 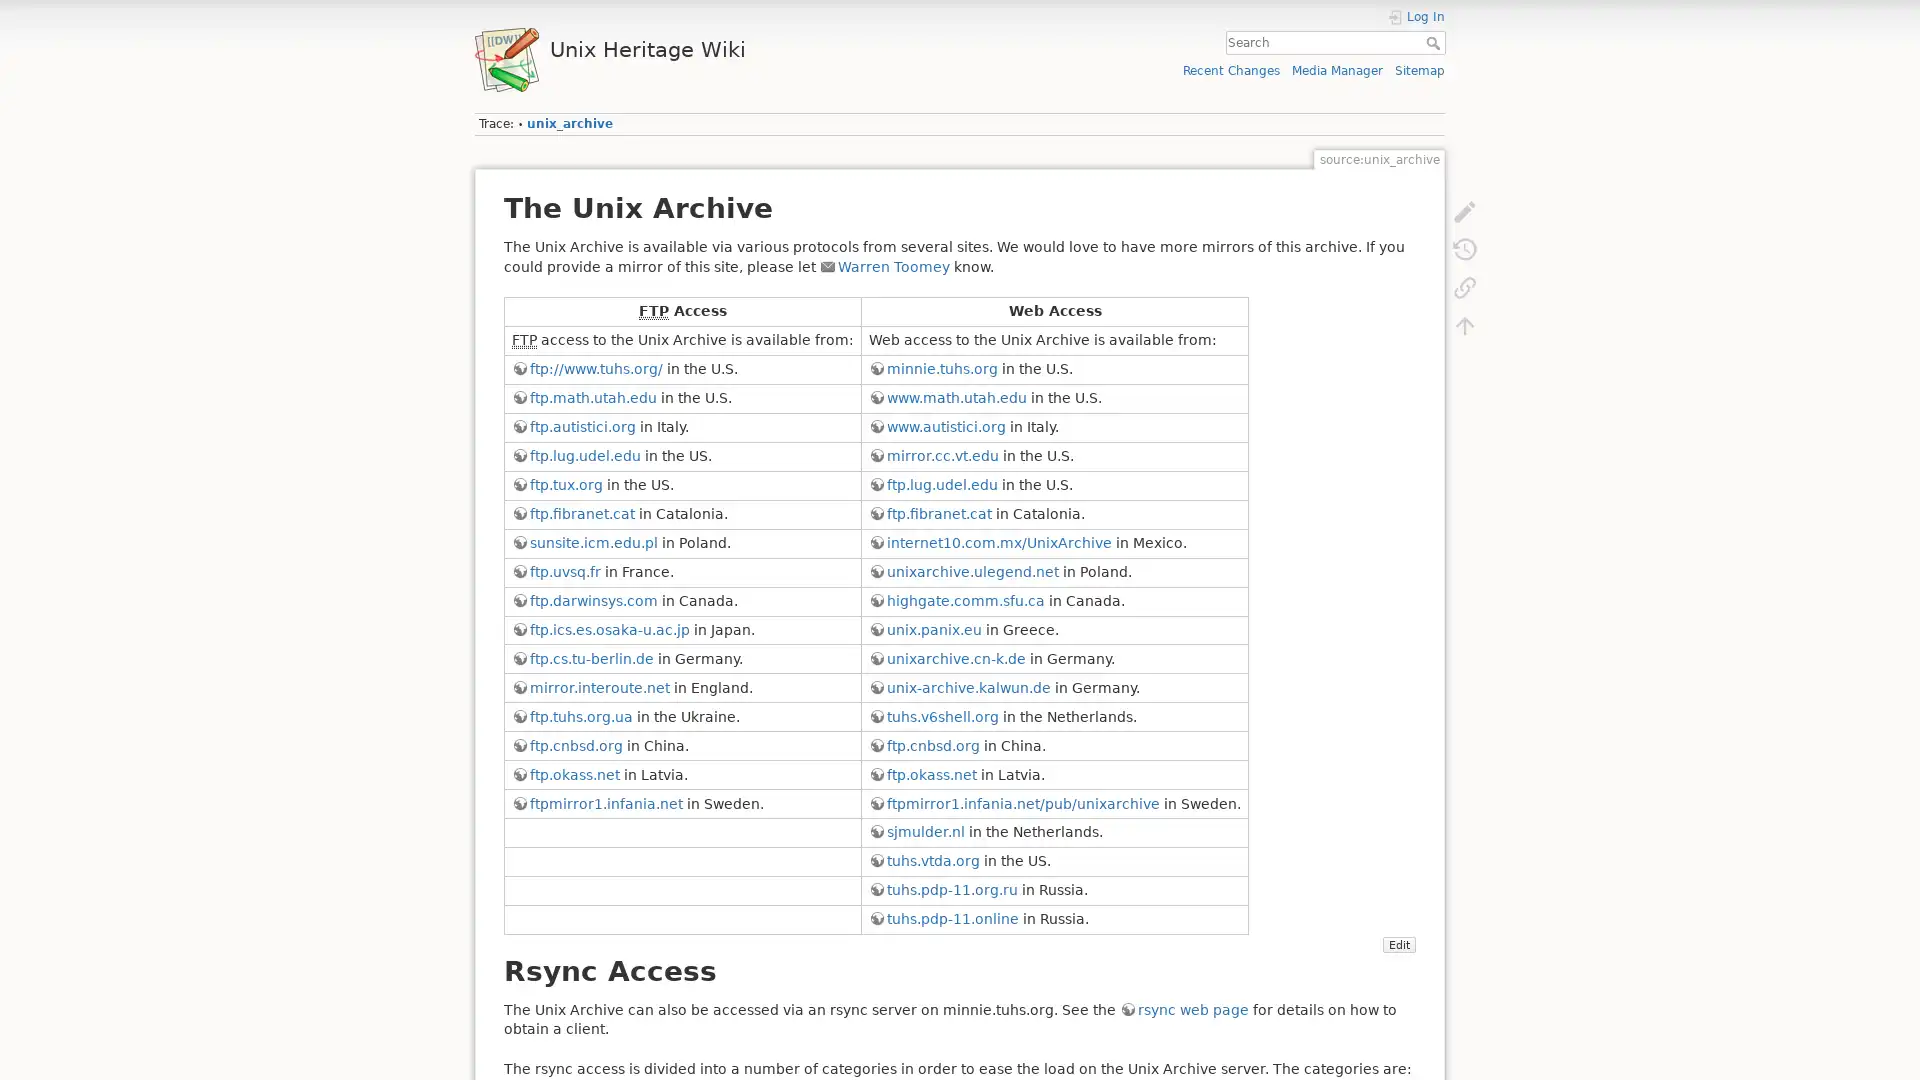 I want to click on Edit, so click(x=1397, y=945).